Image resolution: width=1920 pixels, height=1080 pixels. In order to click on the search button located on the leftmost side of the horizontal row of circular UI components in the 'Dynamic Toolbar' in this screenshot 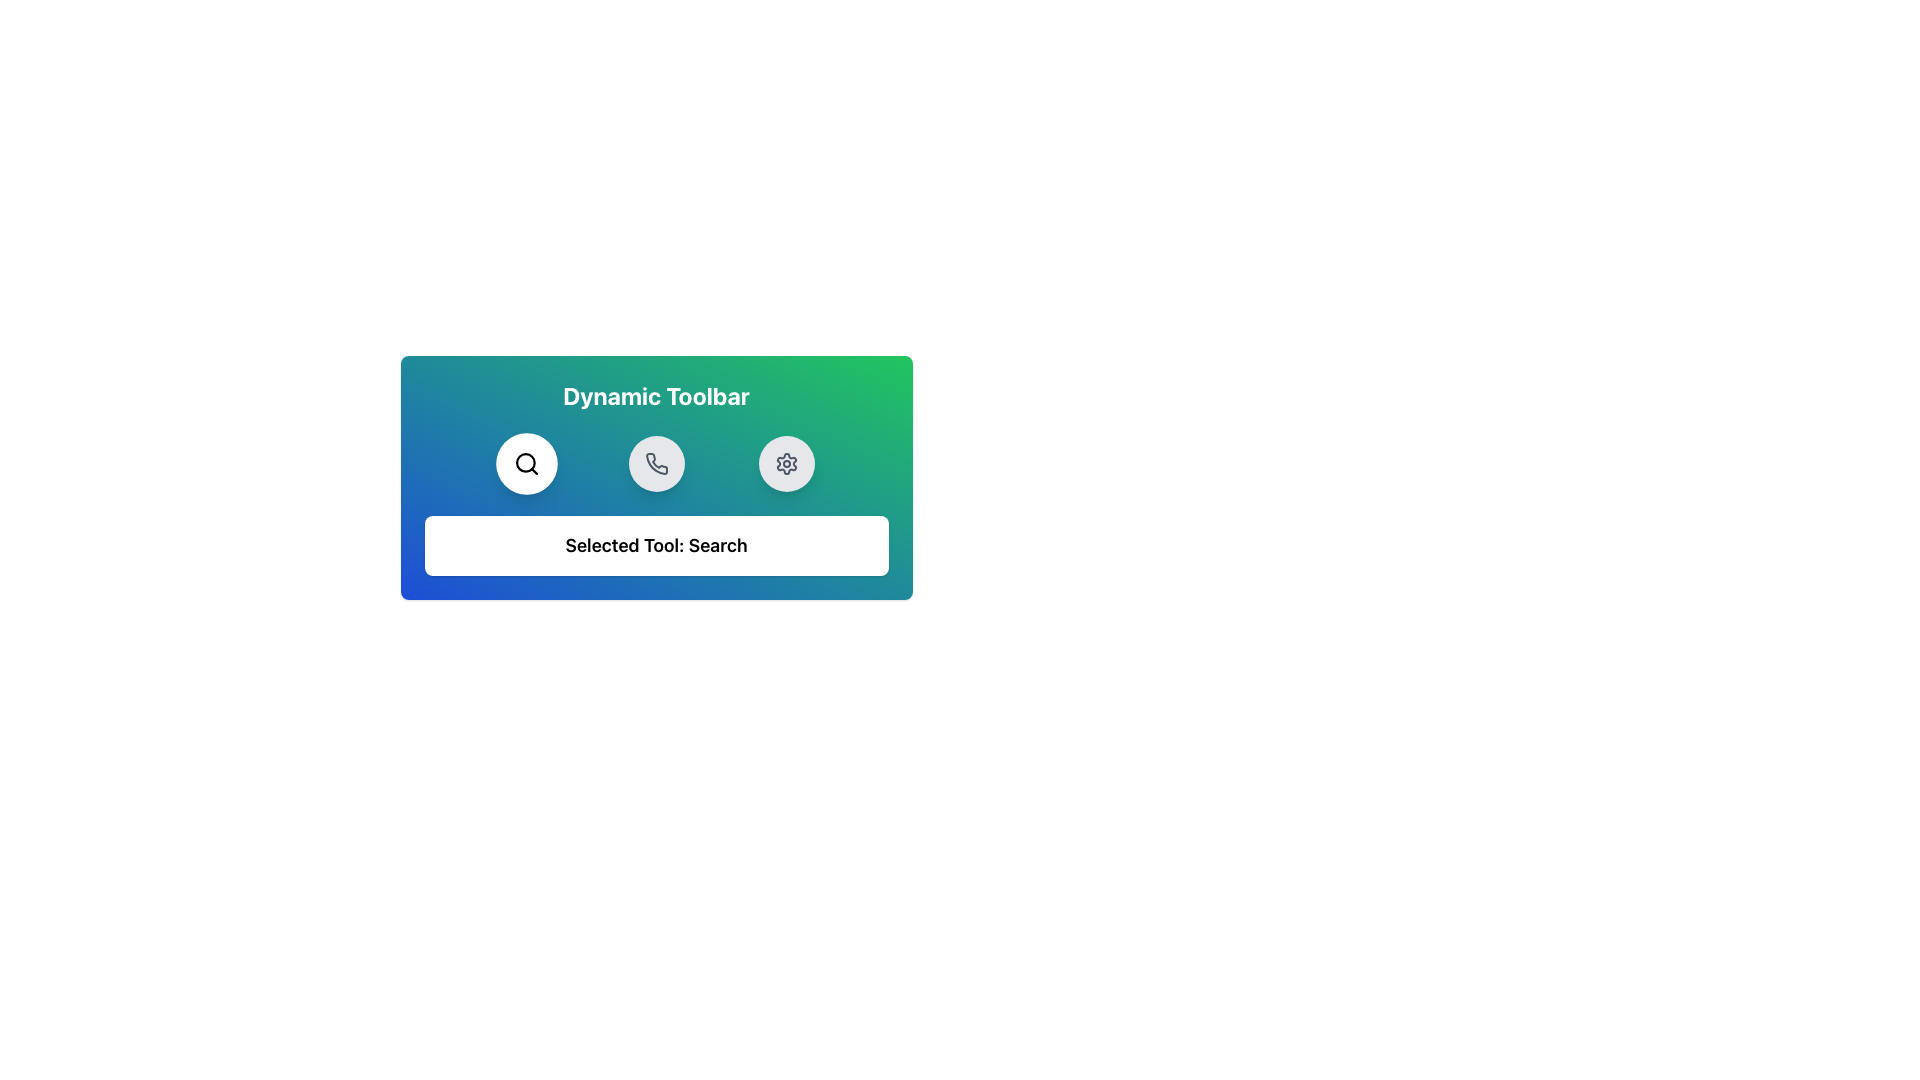, I will do `click(526, 463)`.